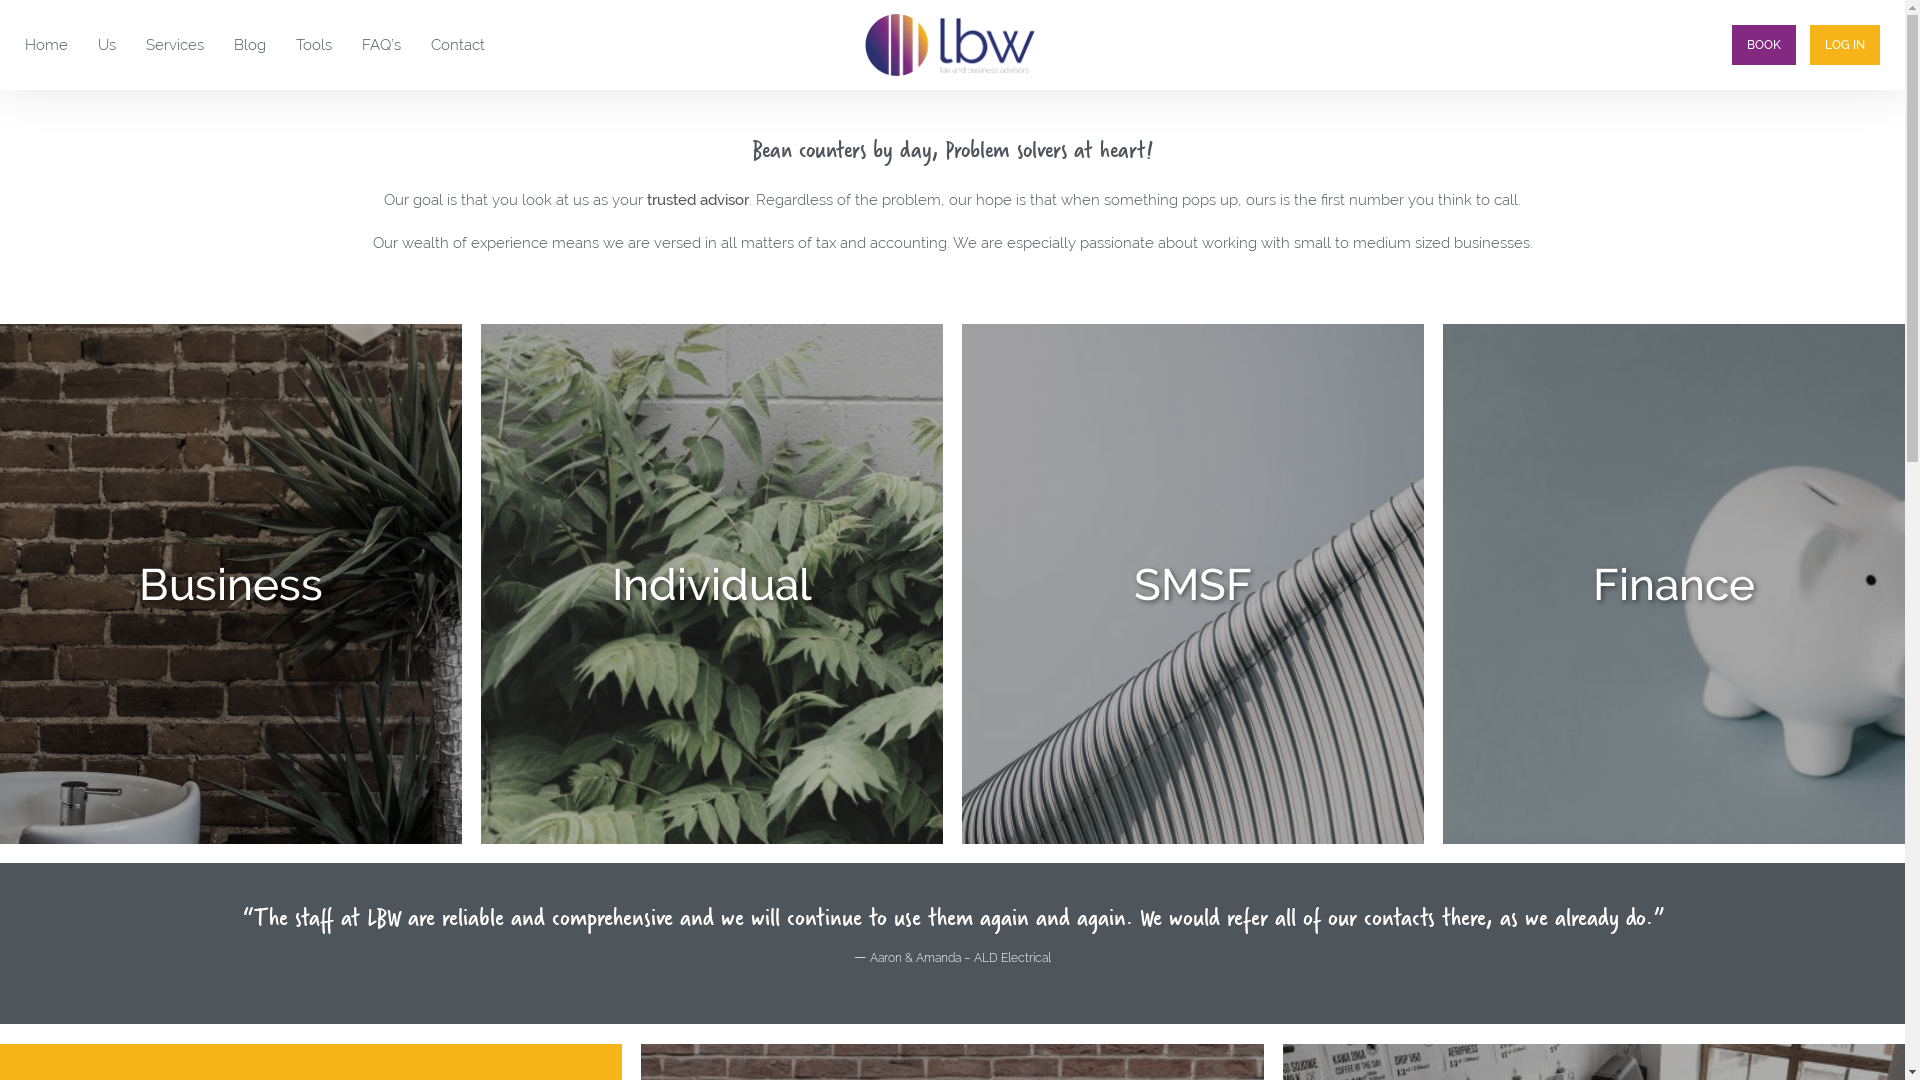  What do you see at coordinates (46, 45) in the screenshot?
I see `'Home'` at bounding box center [46, 45].